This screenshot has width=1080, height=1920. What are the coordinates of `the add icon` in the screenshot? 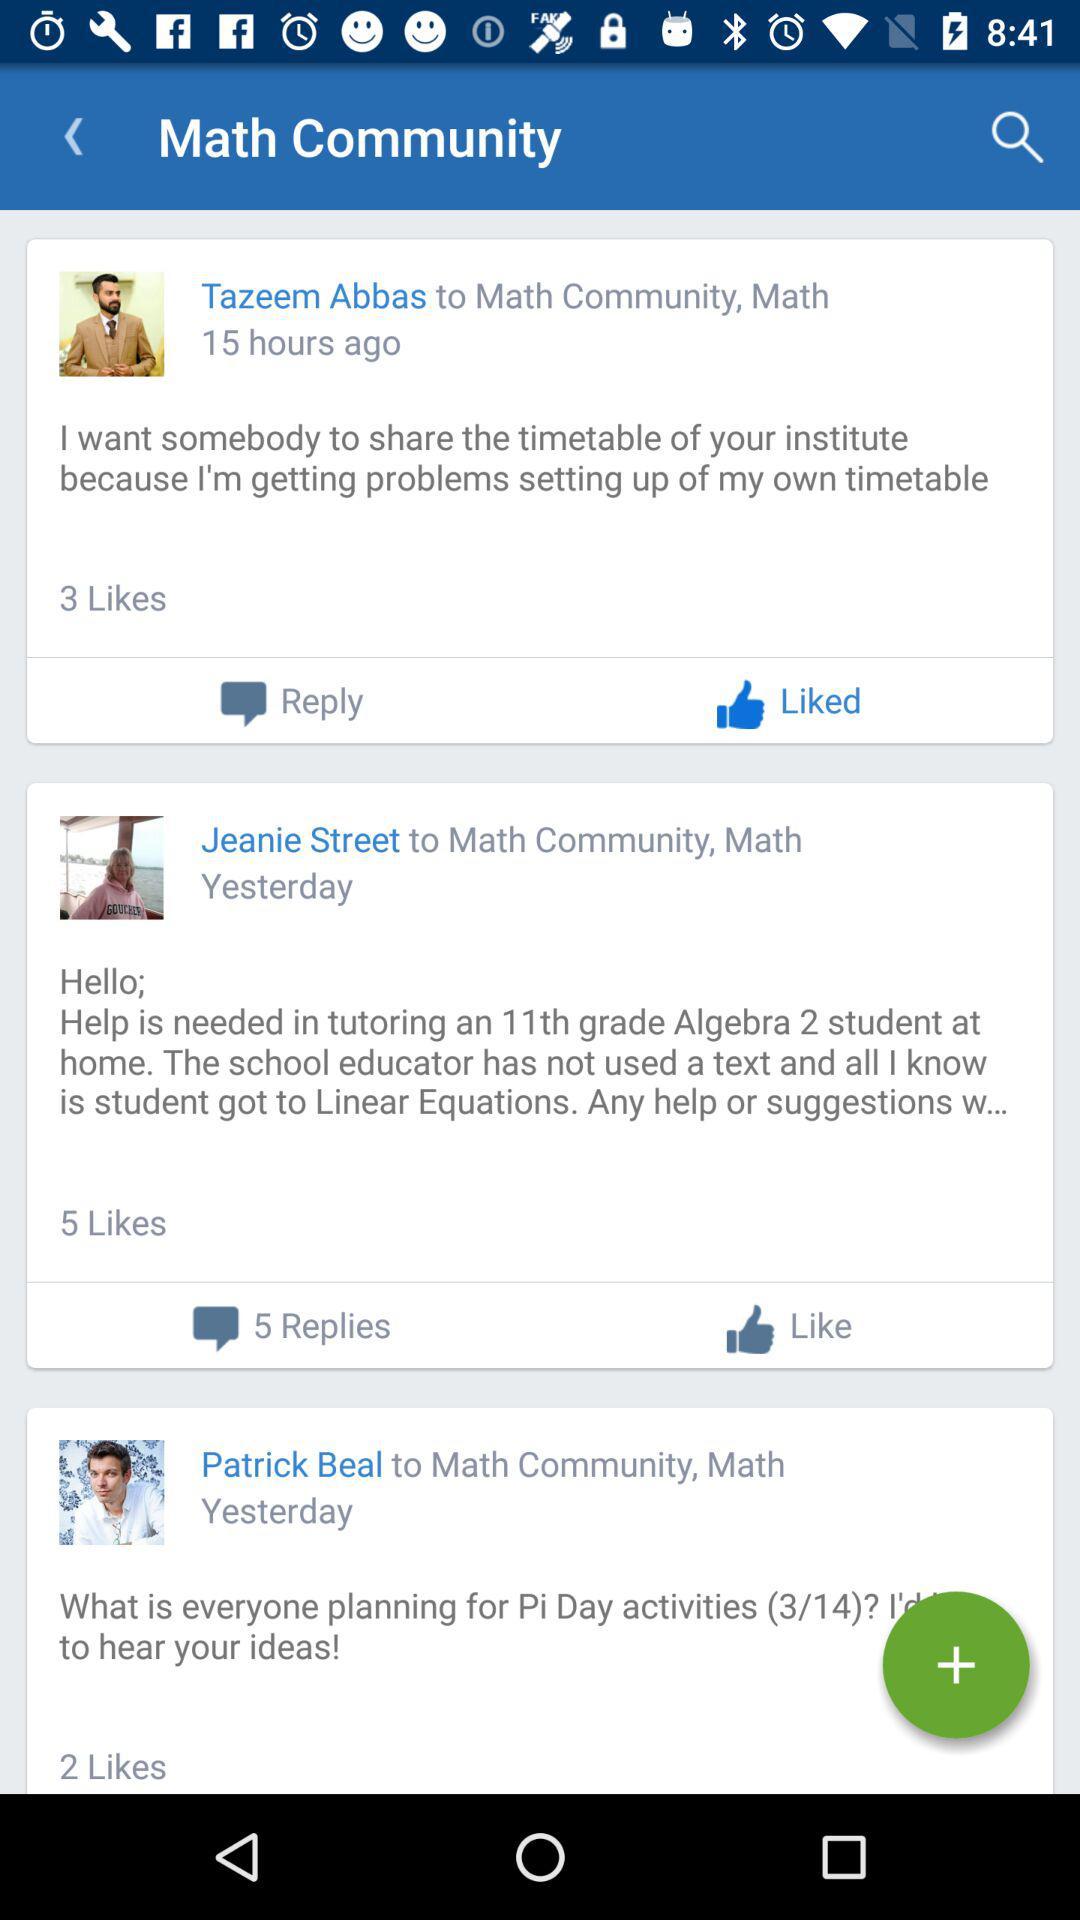 It's located at (955, 1665).